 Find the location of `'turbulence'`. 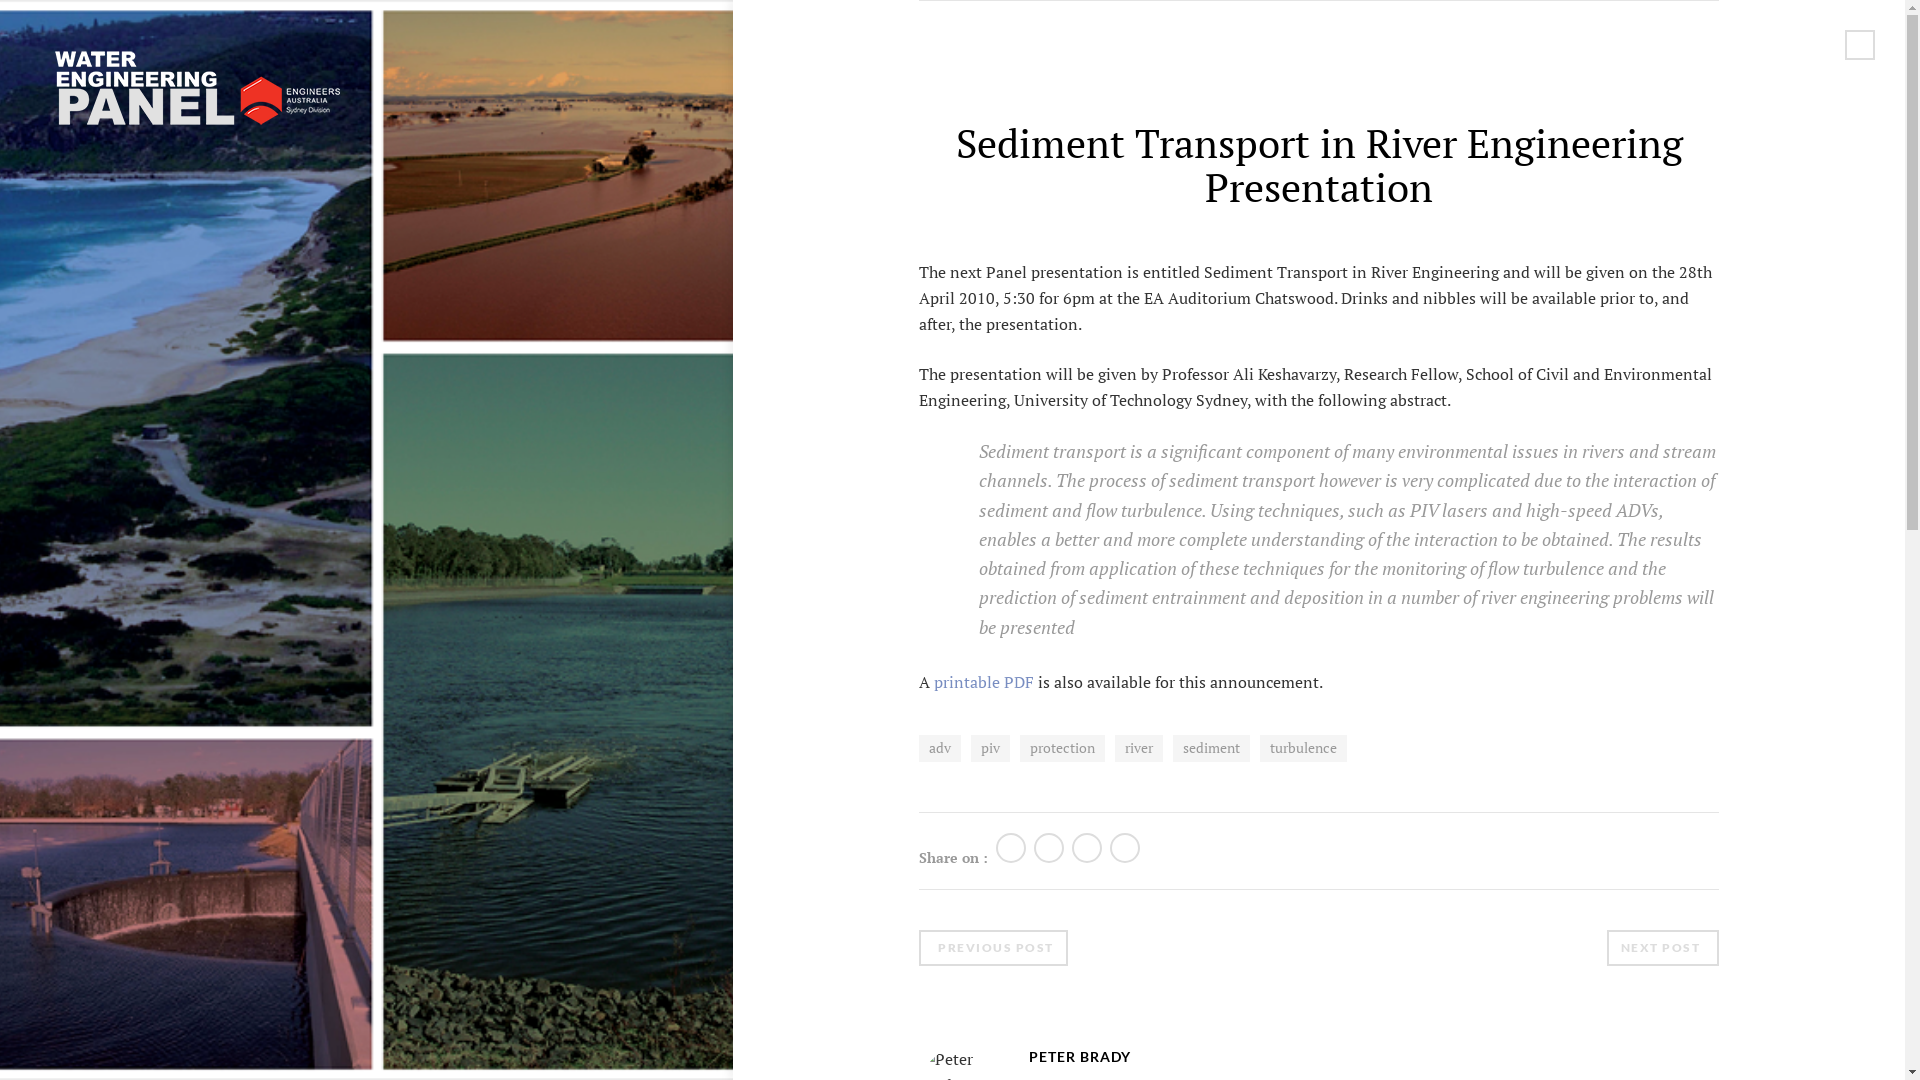

'turbulence' is located at coordinates (1303, 748).